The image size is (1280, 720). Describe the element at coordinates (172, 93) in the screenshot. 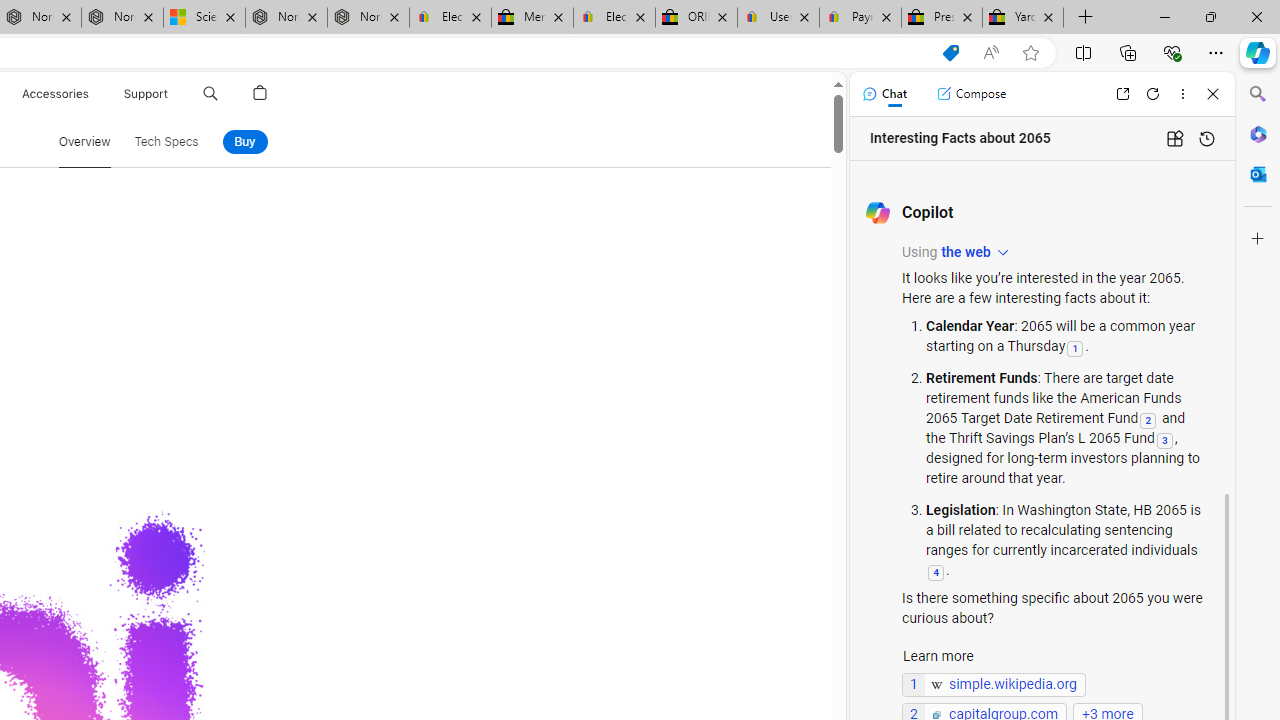

I see `'Support menu'` at that location.